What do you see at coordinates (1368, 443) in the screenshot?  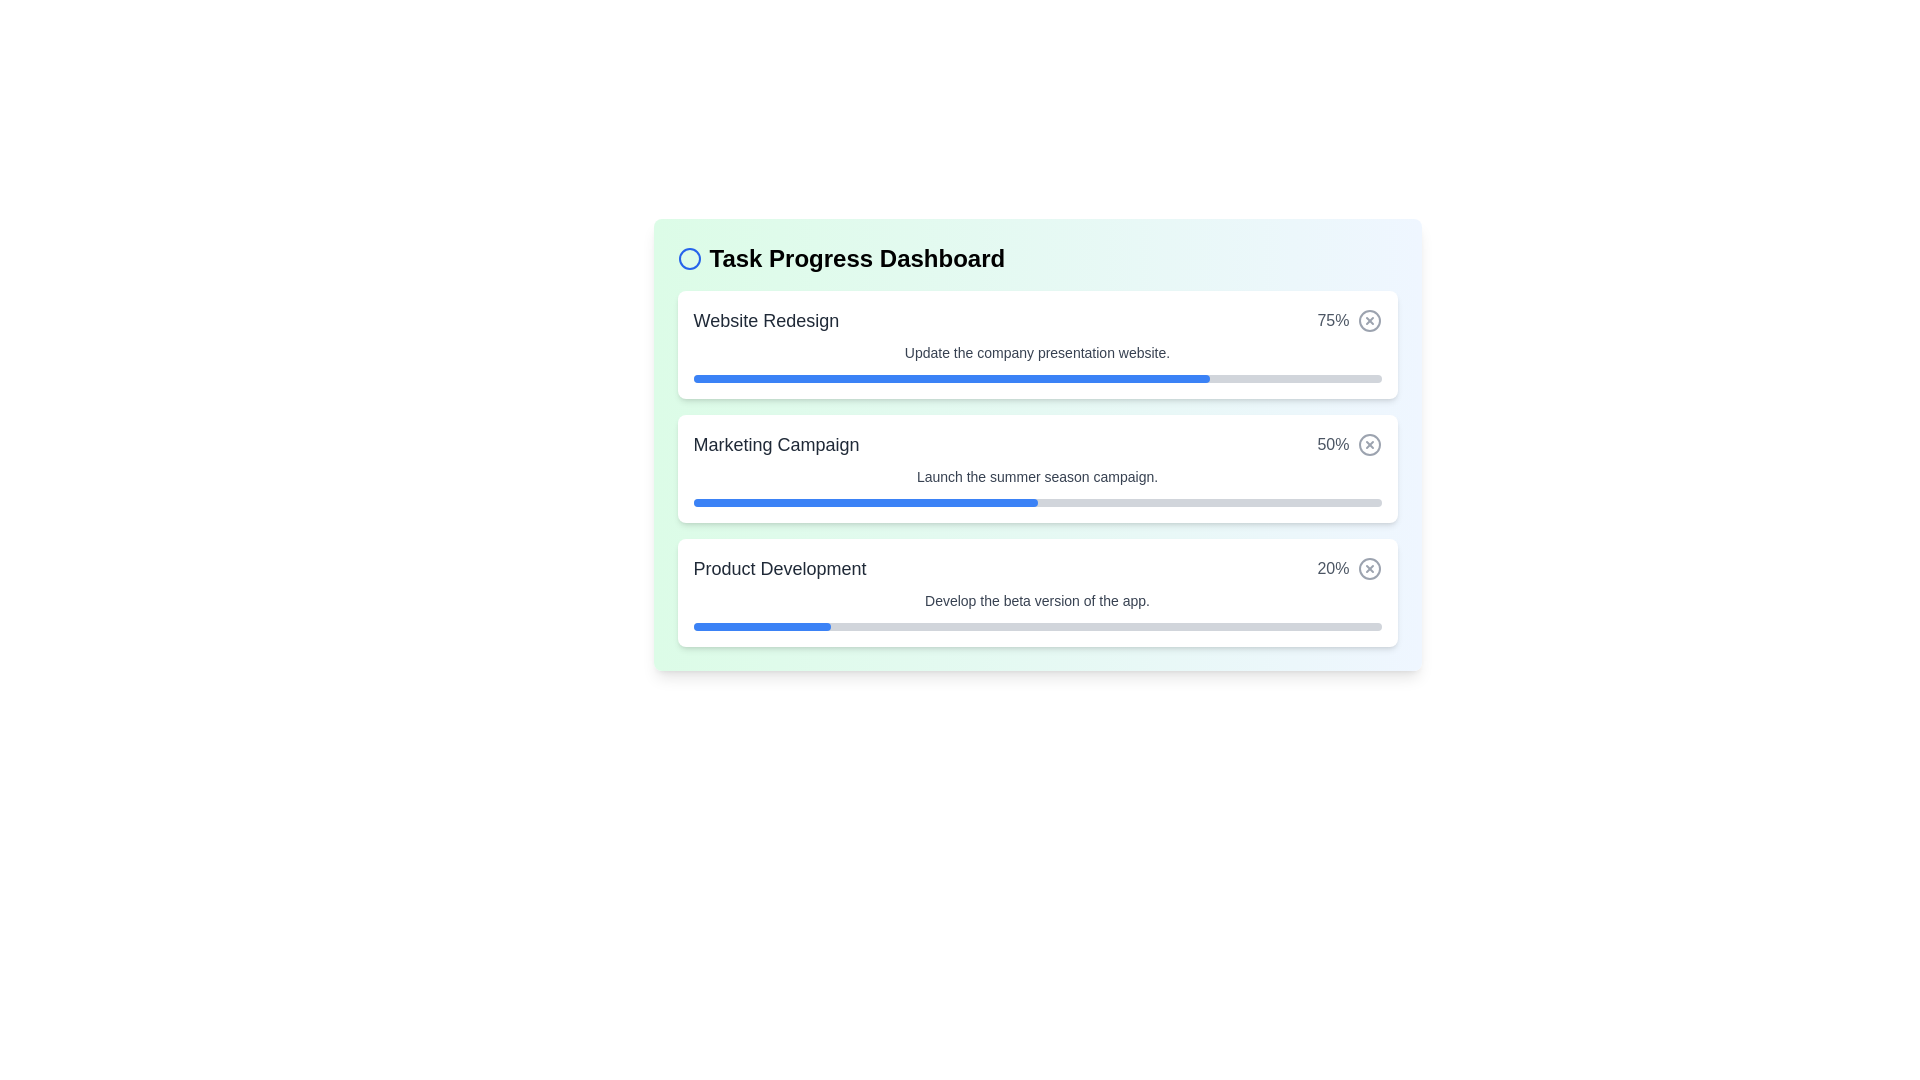 I see `the Decorative Circle that represents the center of a 'close' or 'cancel' styled icon within the Marketing Campaign progress bar card` at bounding box center [1368, 443].